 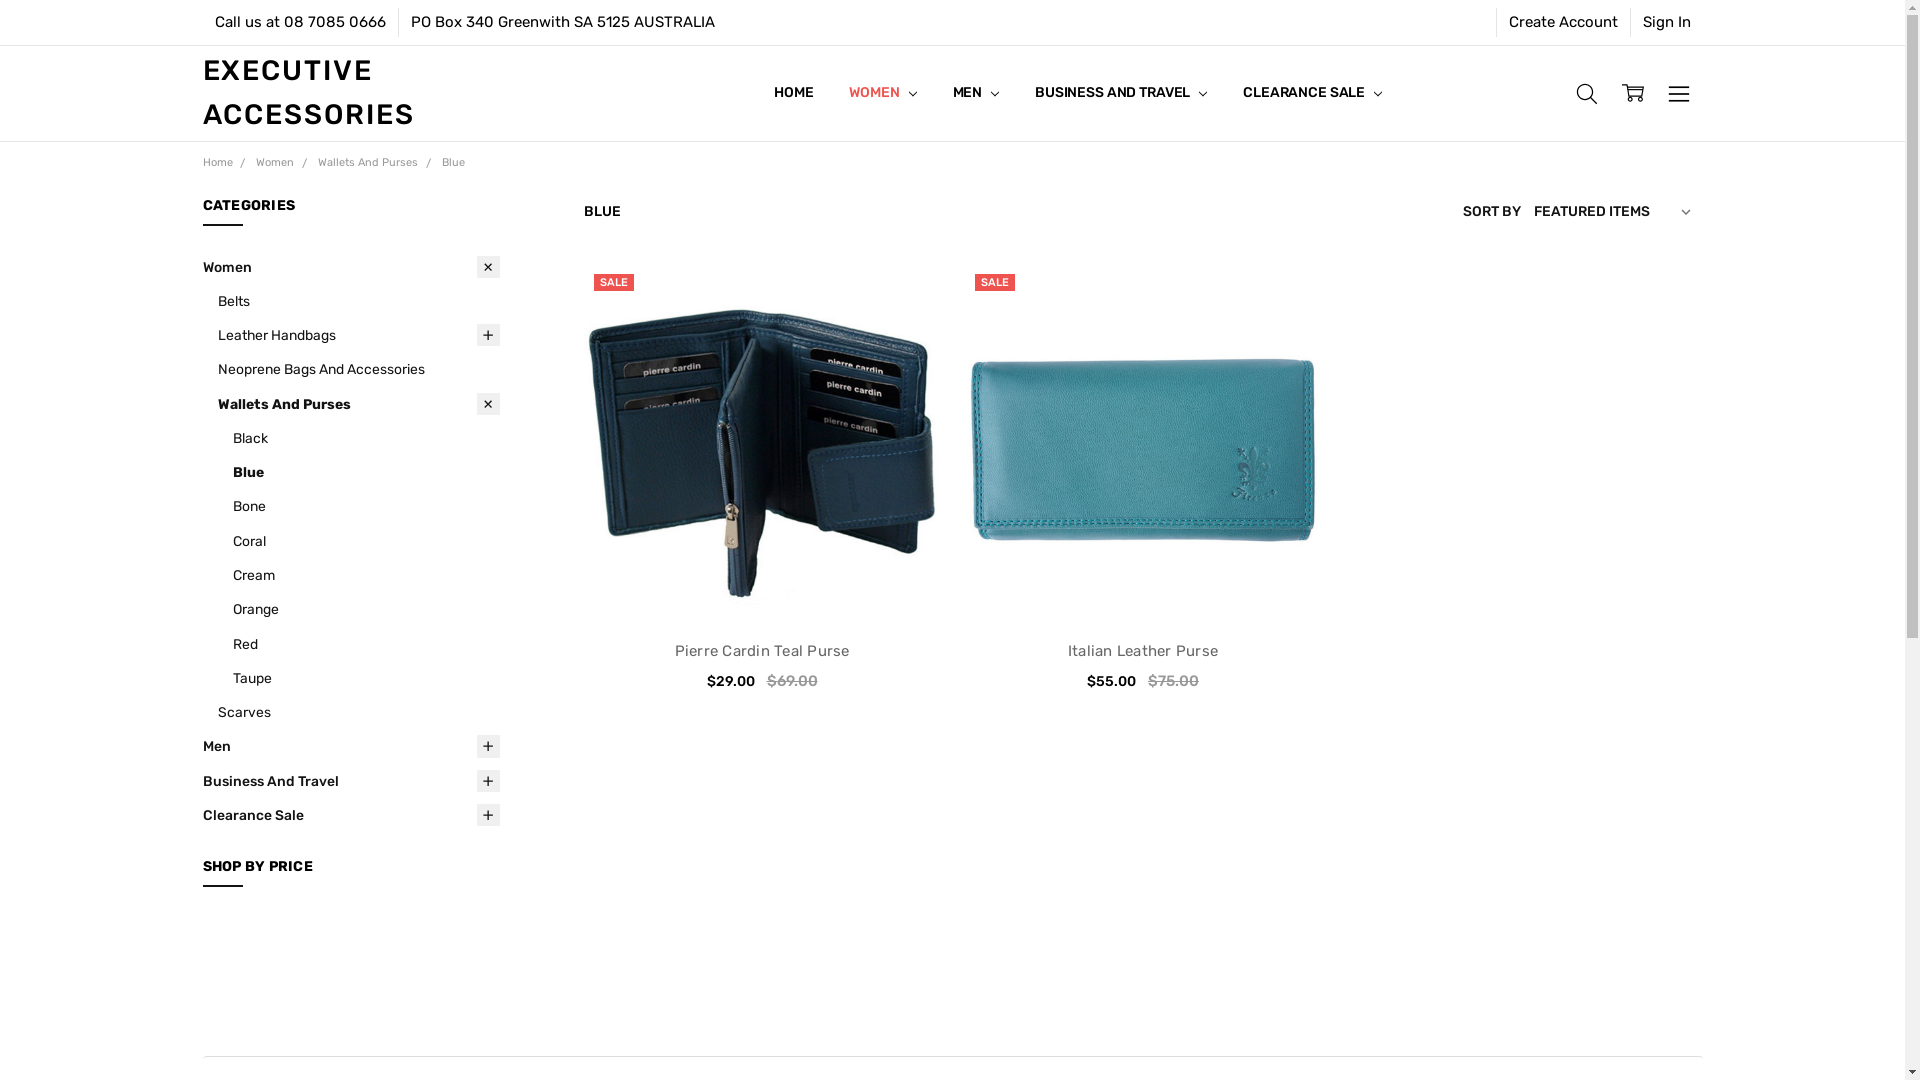 I want to click on 'Home', so click(x=201, y=161).